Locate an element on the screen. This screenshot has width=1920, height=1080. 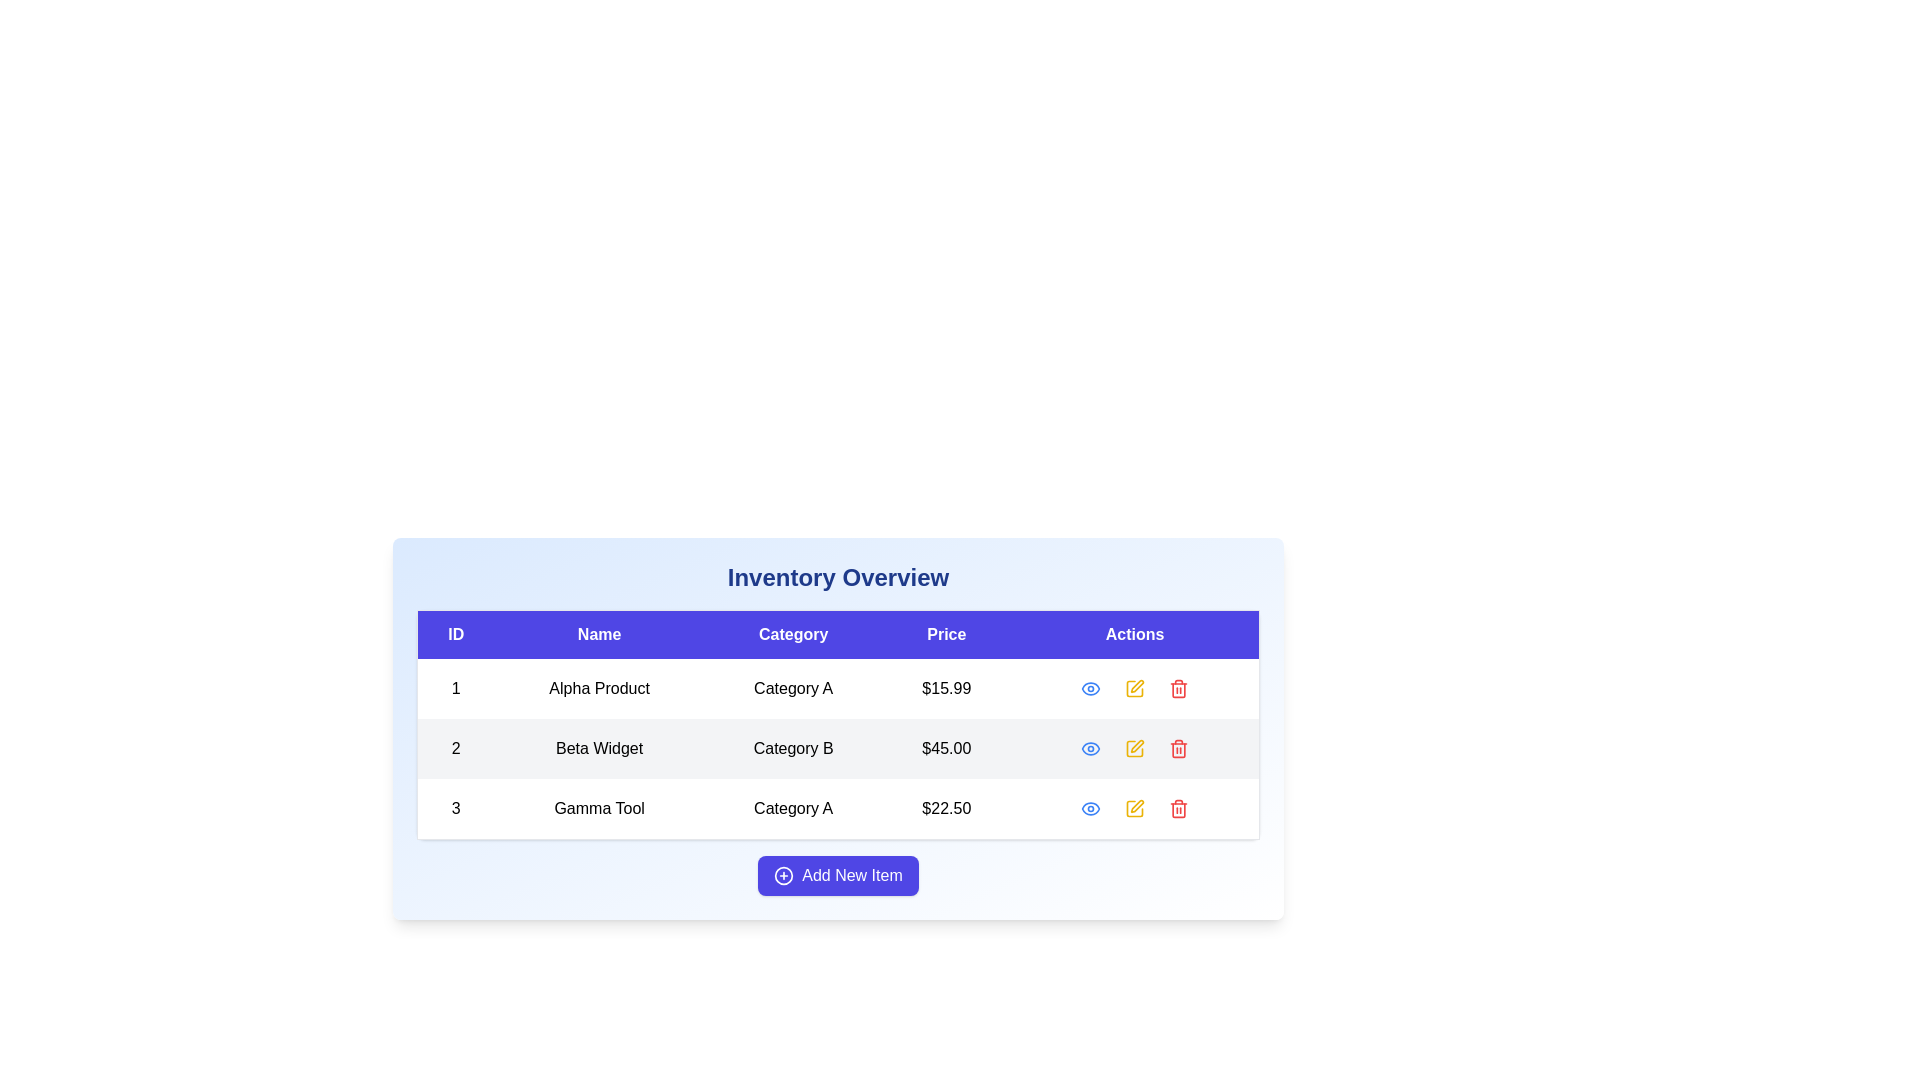
the Table Header labeled 'ID', which is styled with a bold blue background and white capitalized text, located at the leftmost position of the header group is located at coordinates (455, 634).